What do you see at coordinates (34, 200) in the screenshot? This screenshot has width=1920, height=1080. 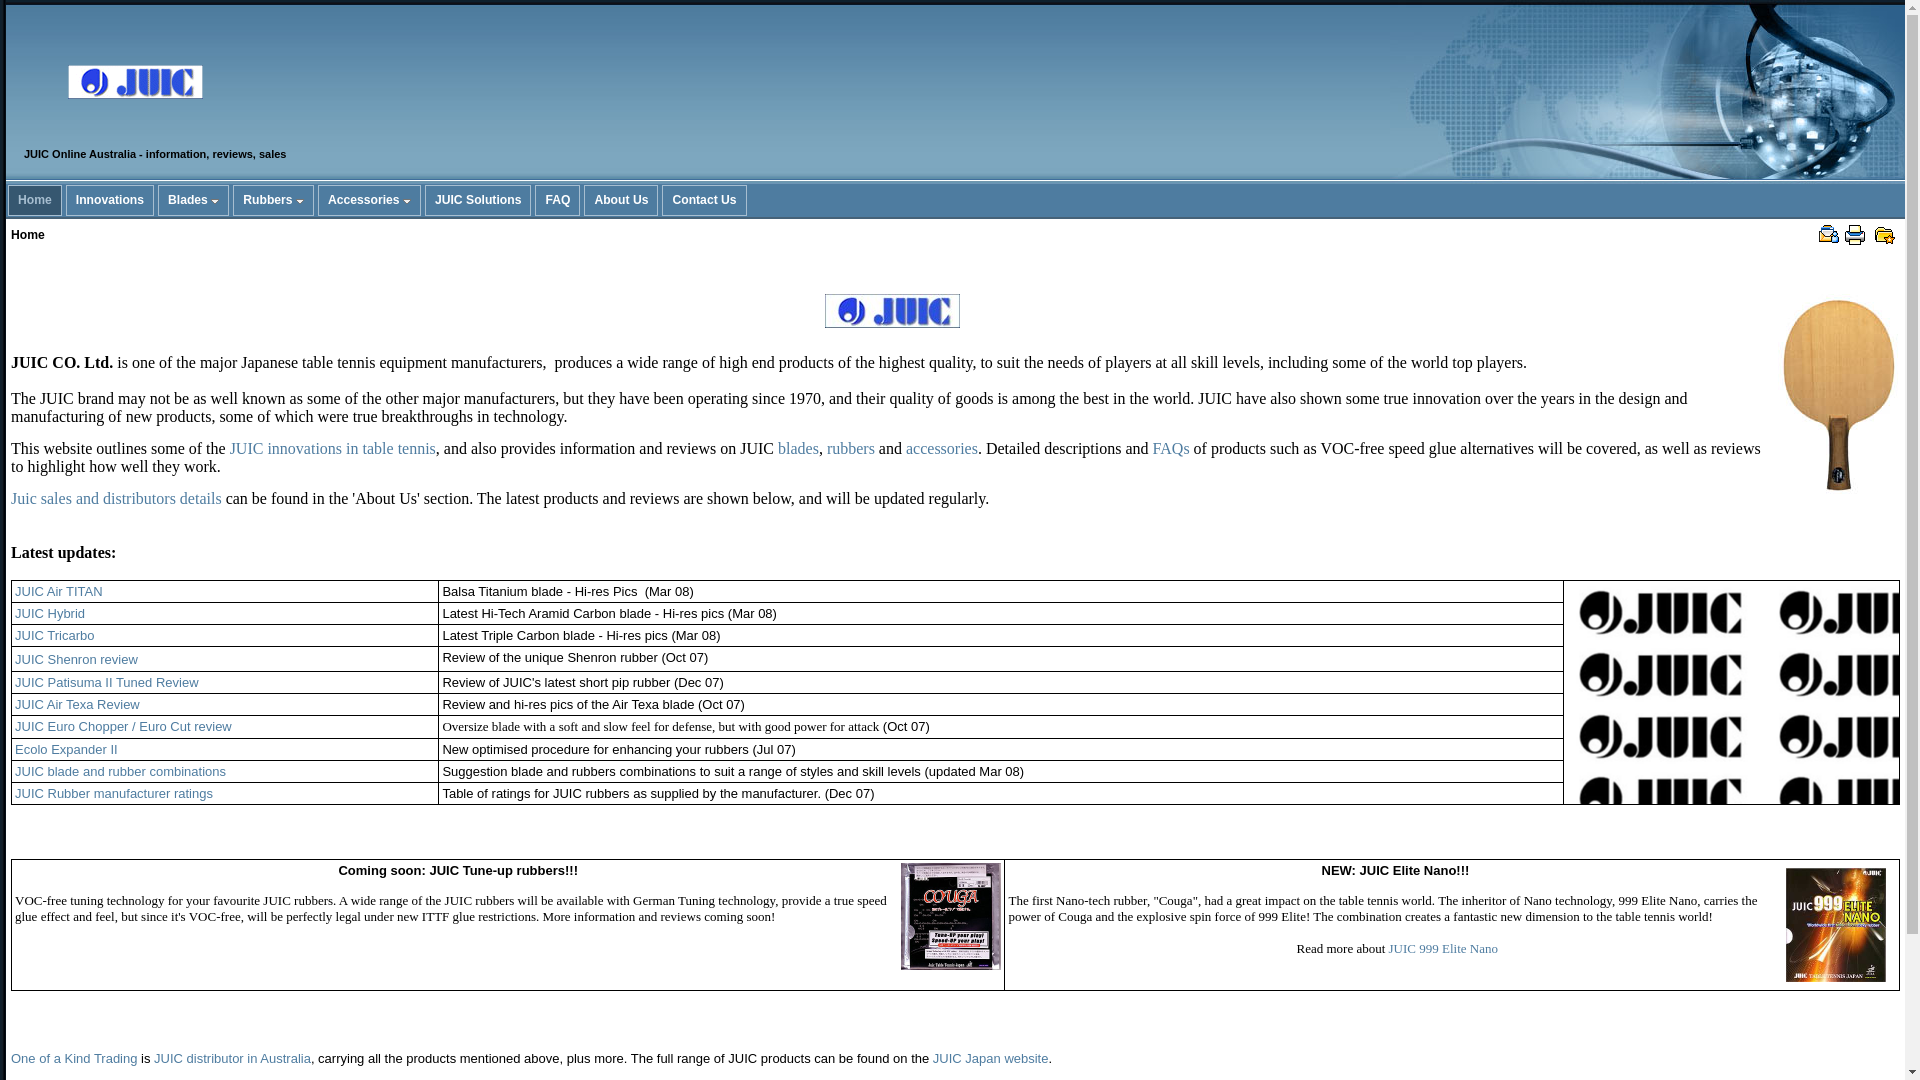 I see `'Home'` at bounding box center [34, 200].